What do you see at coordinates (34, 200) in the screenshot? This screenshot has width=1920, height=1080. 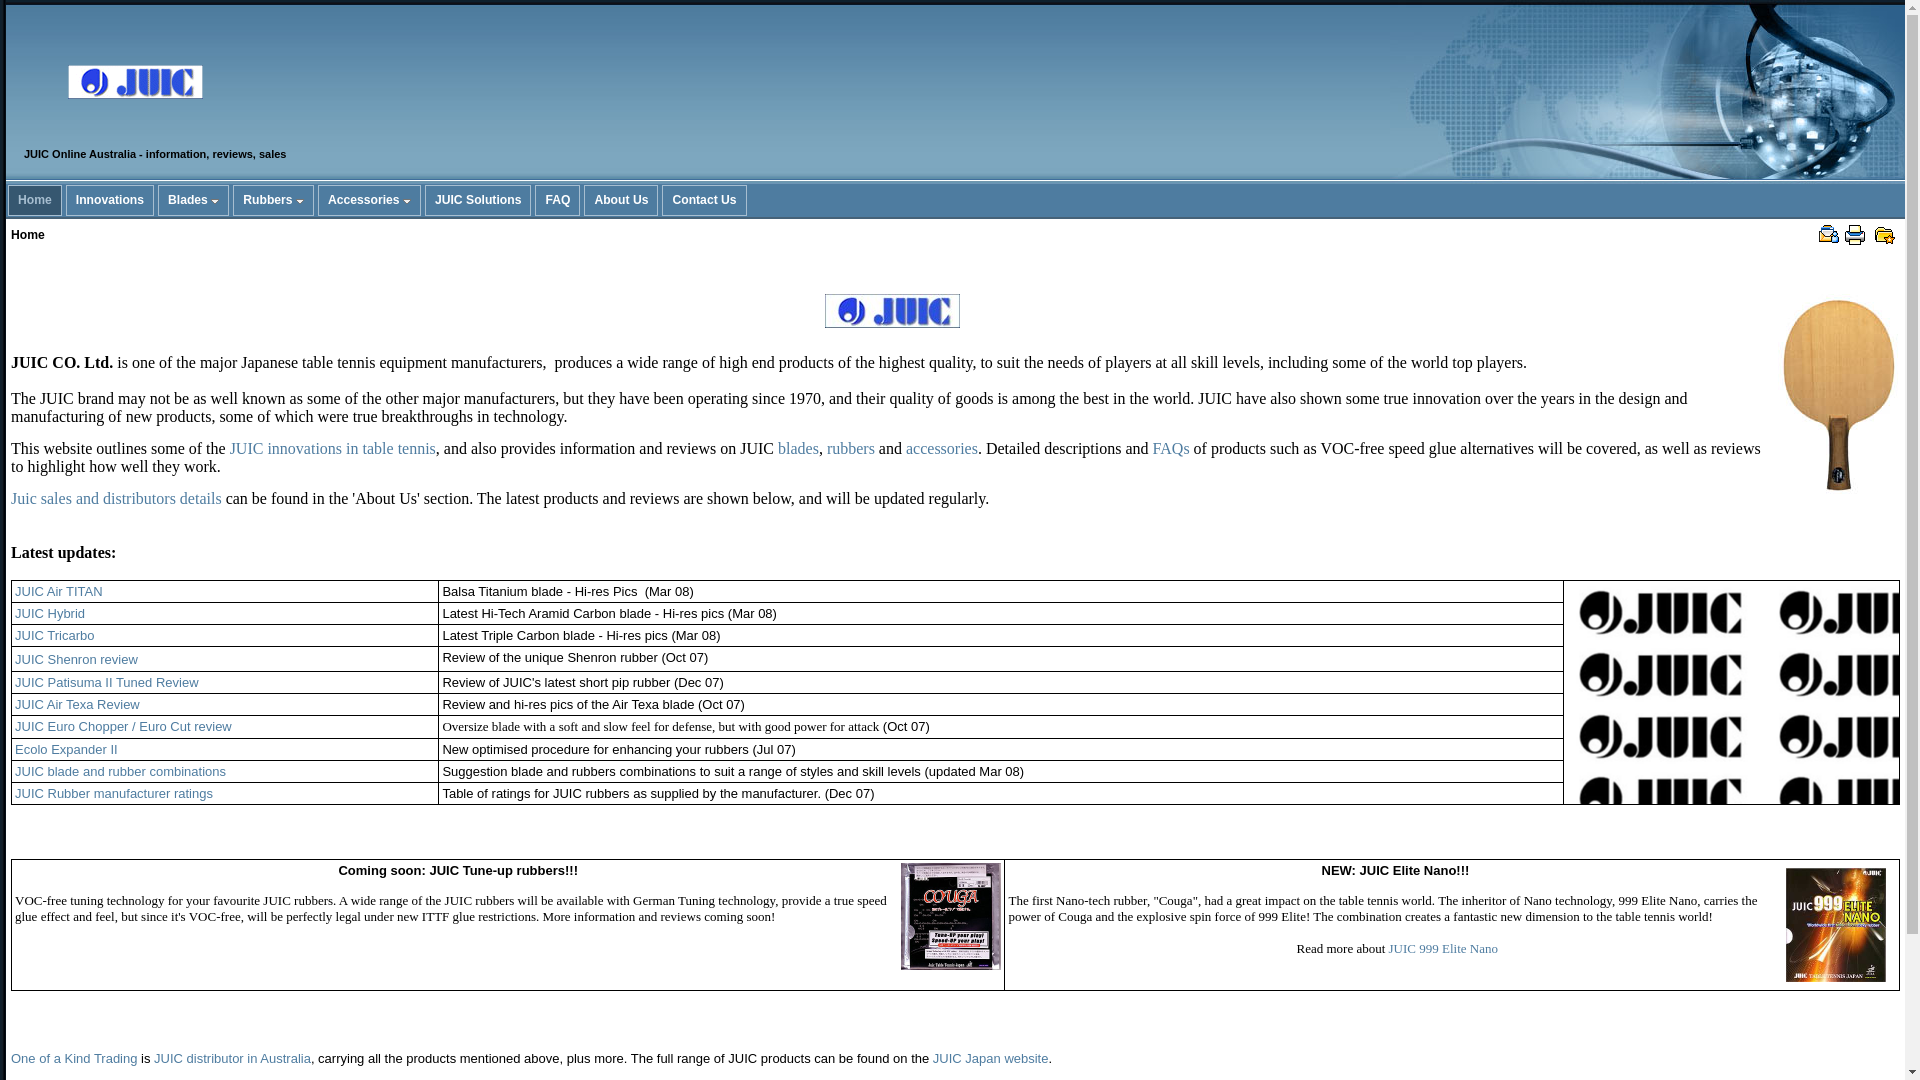 I see `'Home'` at bounding box center [34, 200].